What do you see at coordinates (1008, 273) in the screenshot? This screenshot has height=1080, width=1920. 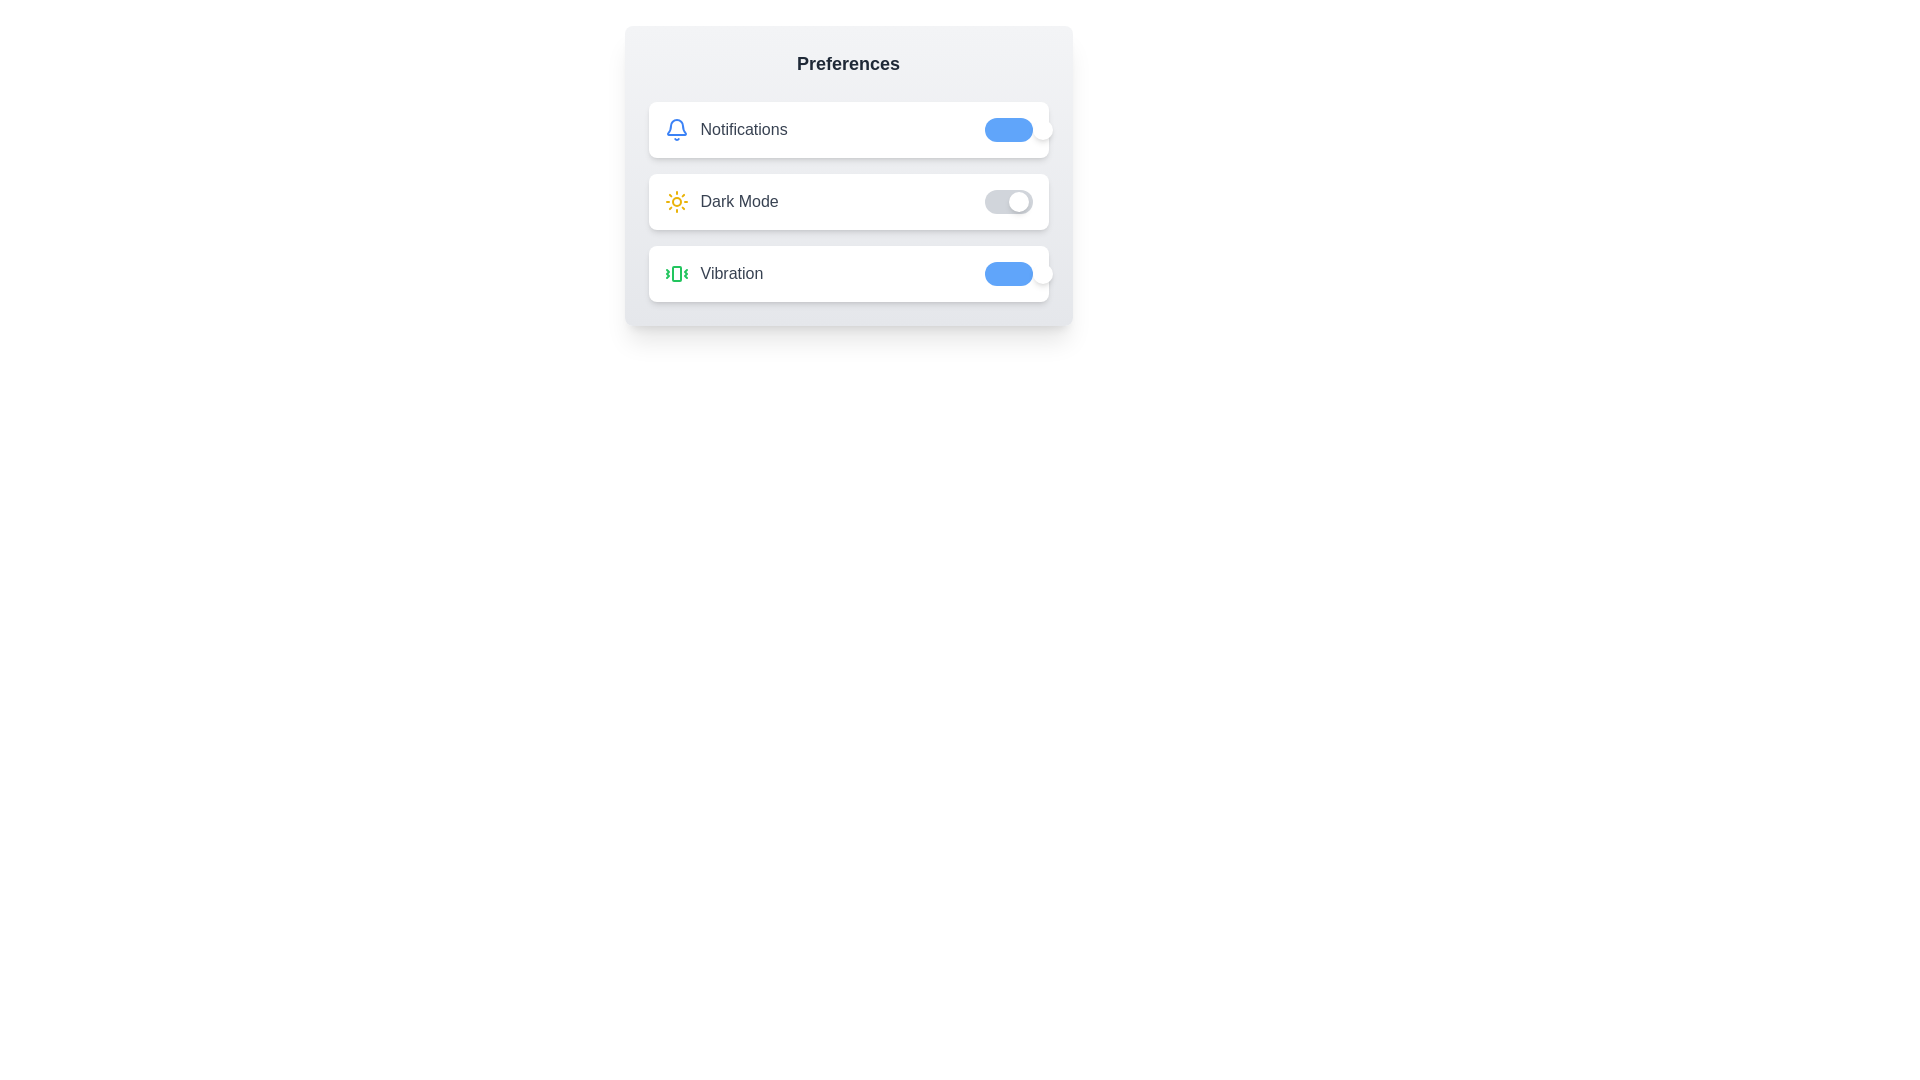 I see `the blue toggle switch with a circular knob on the right within the 'Vibration' panel` at bounding box center [1008, 273].